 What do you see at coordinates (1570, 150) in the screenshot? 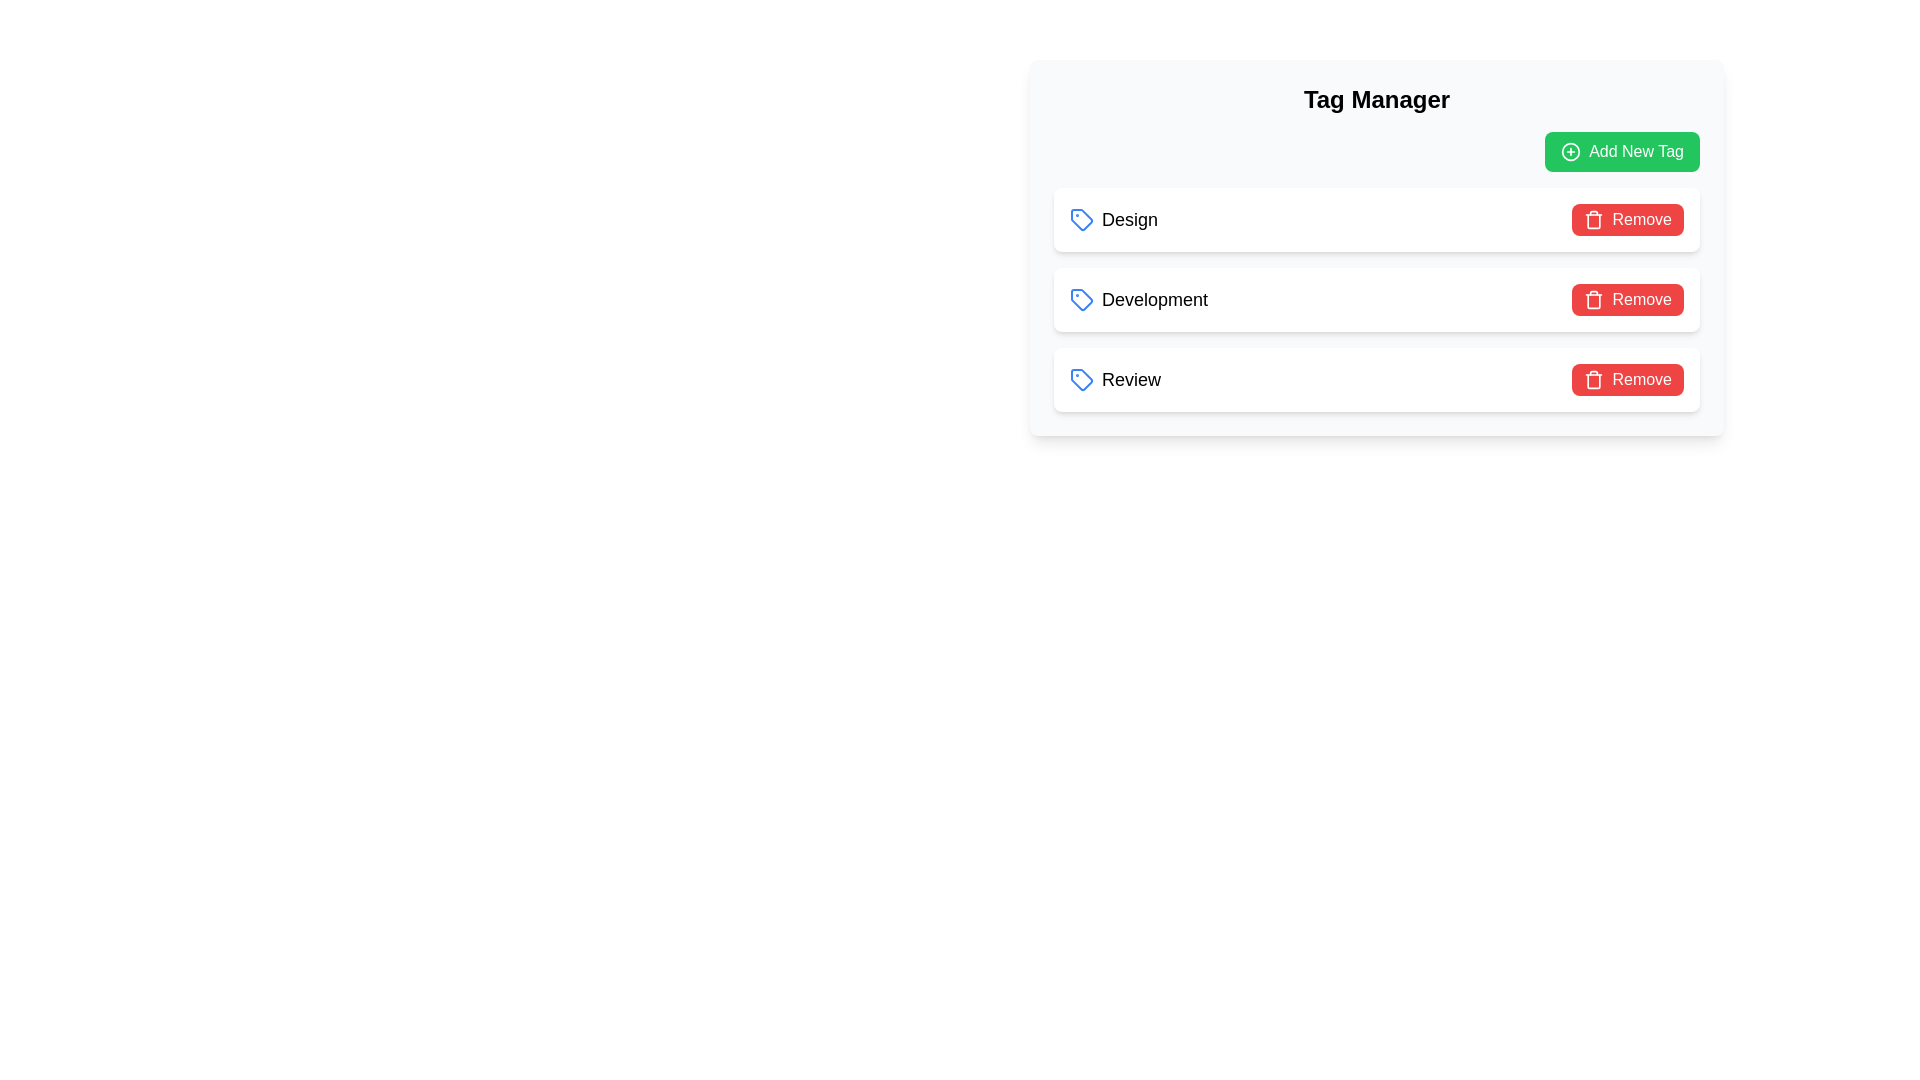
I see `the circle element within the 'Add New Tag' button's 'circle-plus' icon located at the top-right section of the panel` at bounding box center [1570, 150].